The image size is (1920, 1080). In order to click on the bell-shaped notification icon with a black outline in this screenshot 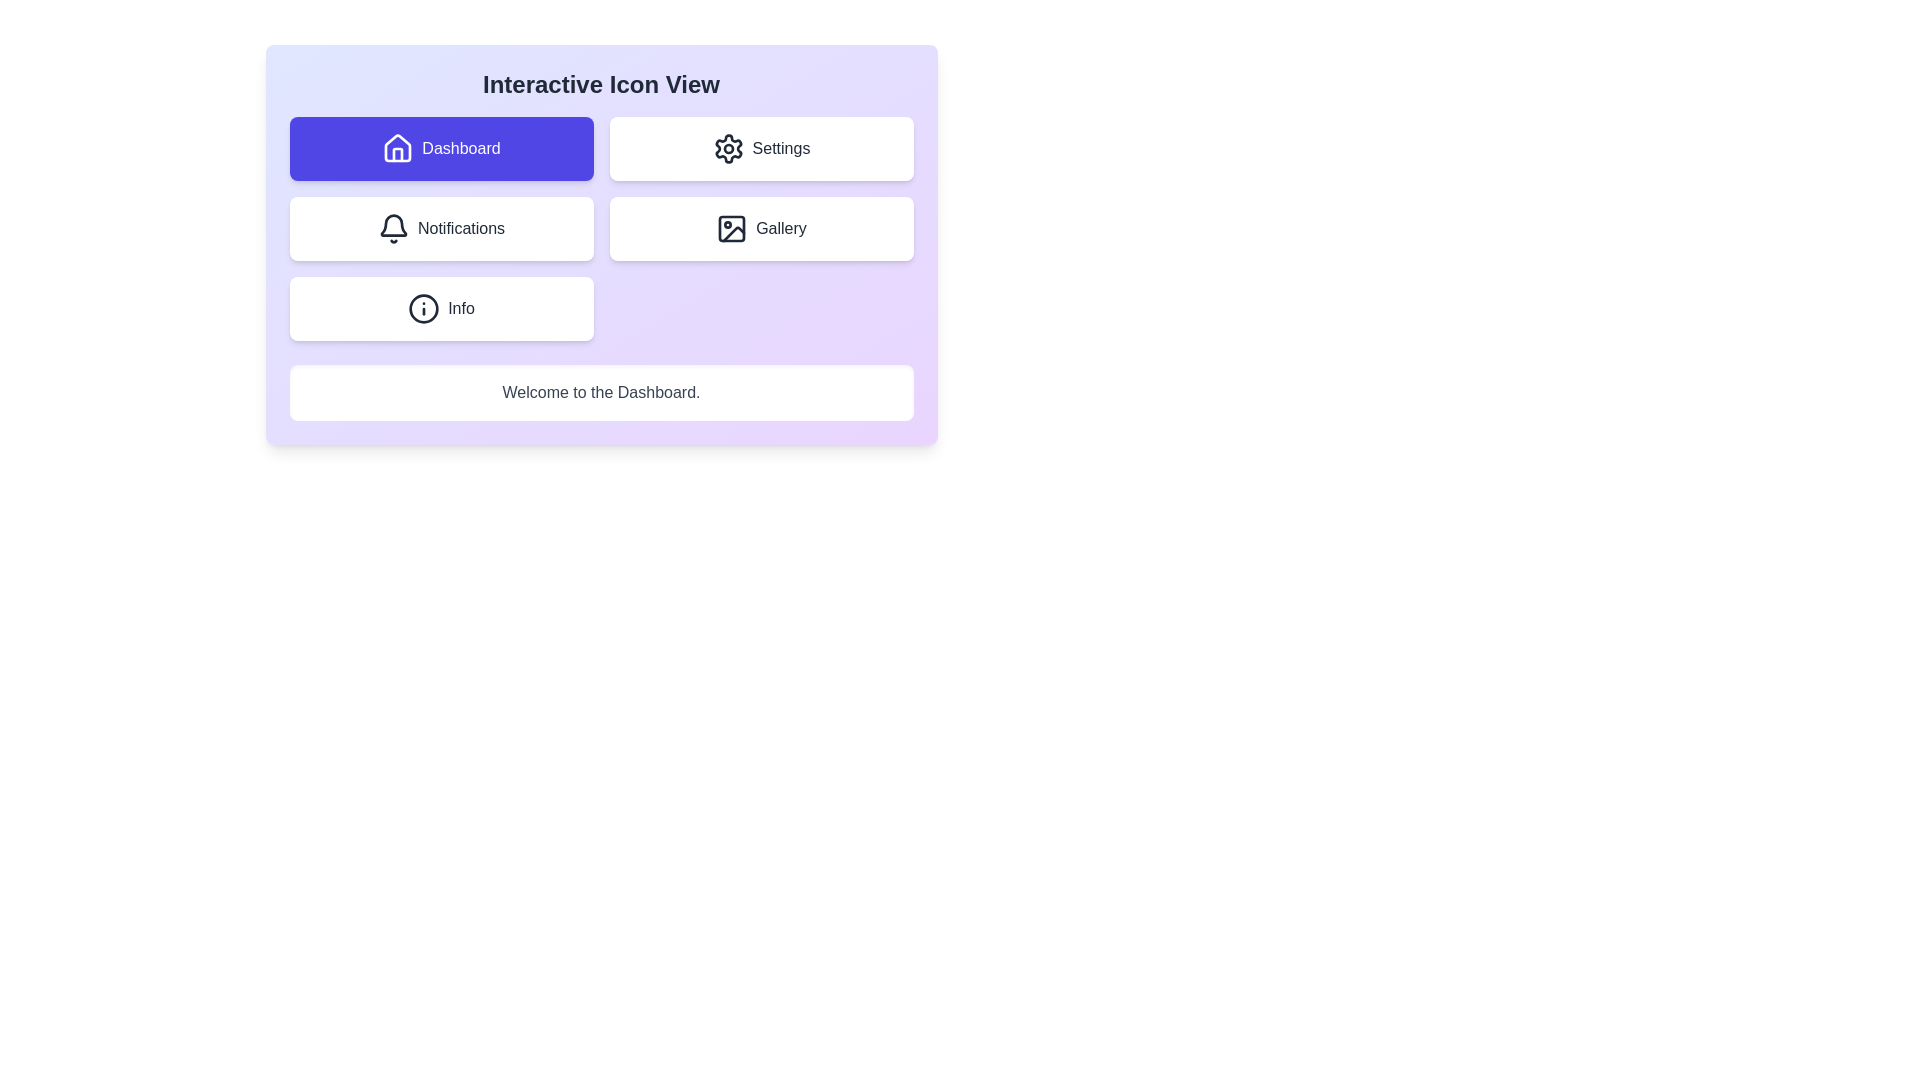, I will do `click(393, 227)`.